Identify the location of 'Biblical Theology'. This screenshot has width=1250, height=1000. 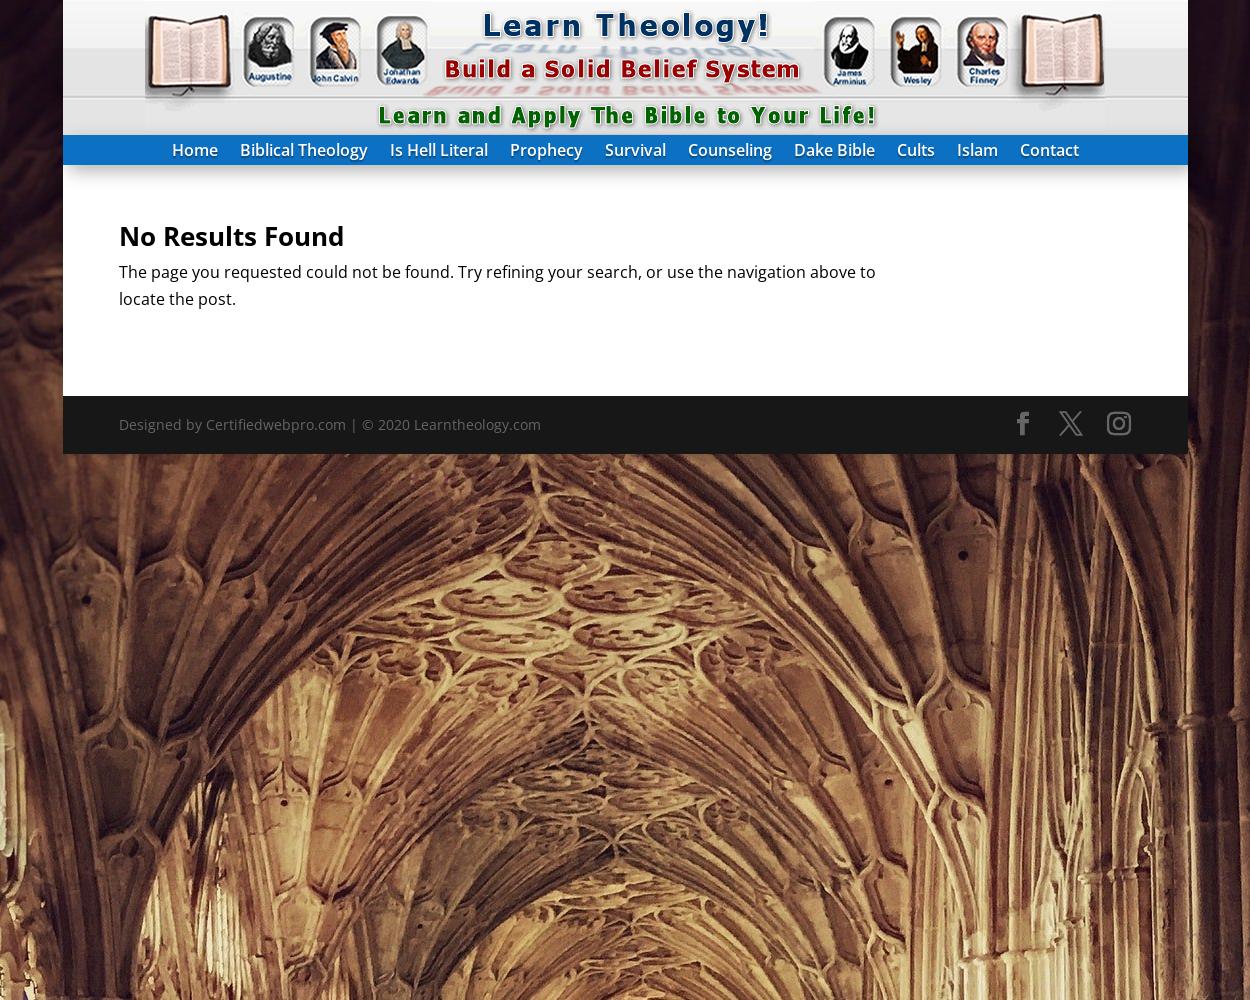
(303, 150).